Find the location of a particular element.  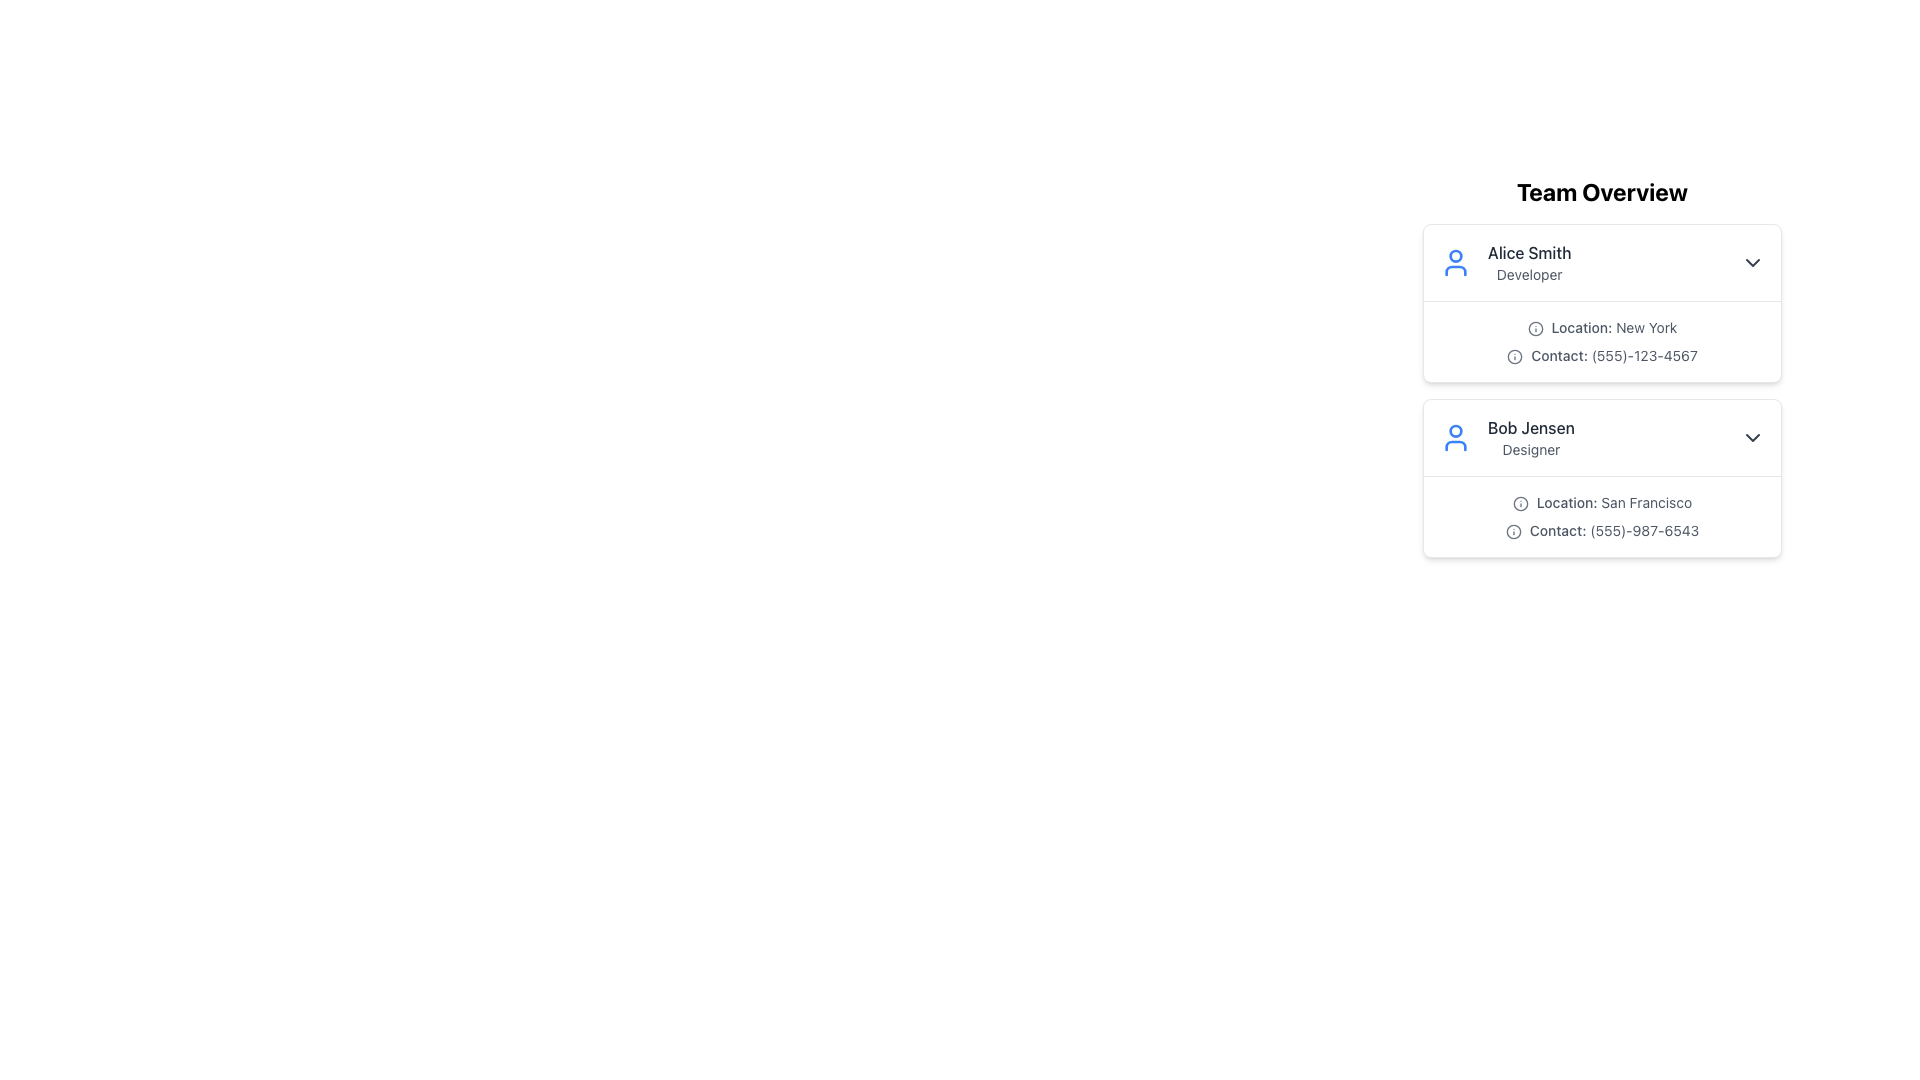

the text label indicating the contact phone number for Bob Jensen in the Team Overview interface is located at coordinates (1557, 529).